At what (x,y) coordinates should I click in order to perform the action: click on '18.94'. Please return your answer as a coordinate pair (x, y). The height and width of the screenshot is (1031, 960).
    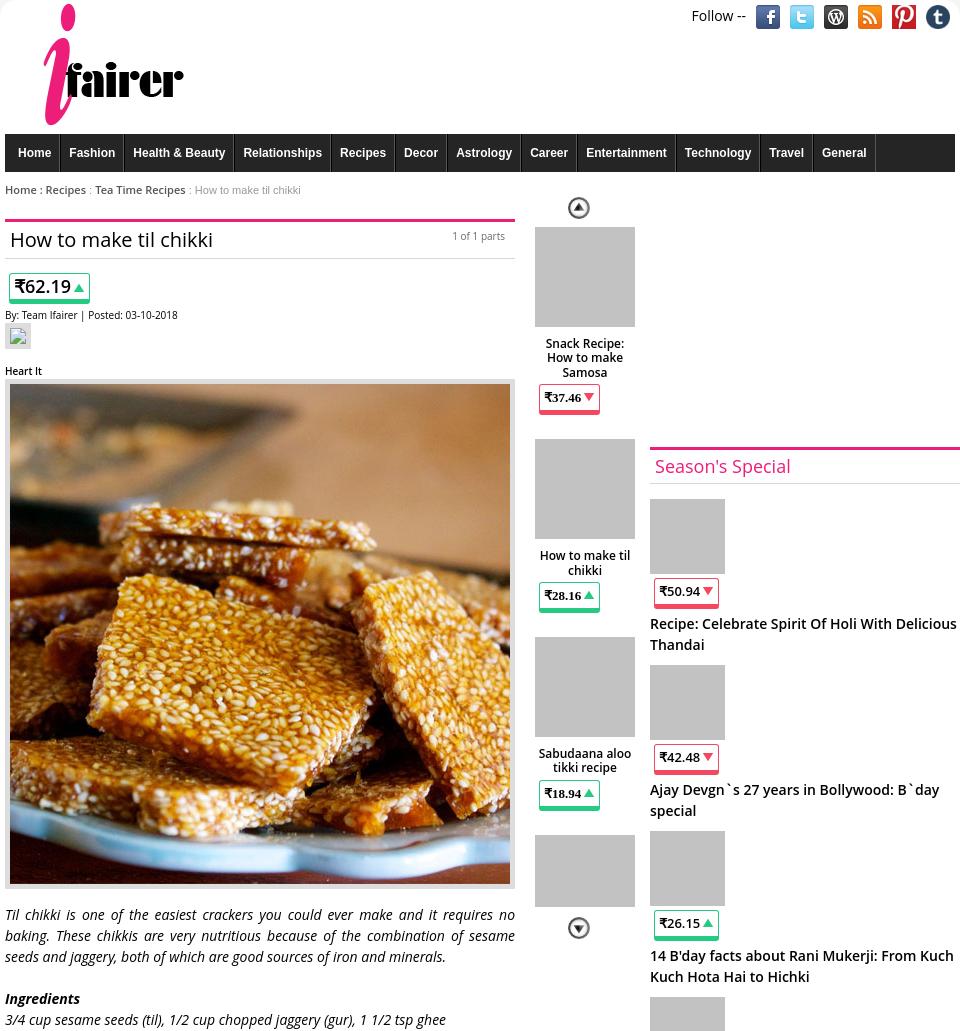
    Looking at the image, I should click on (566, 791).